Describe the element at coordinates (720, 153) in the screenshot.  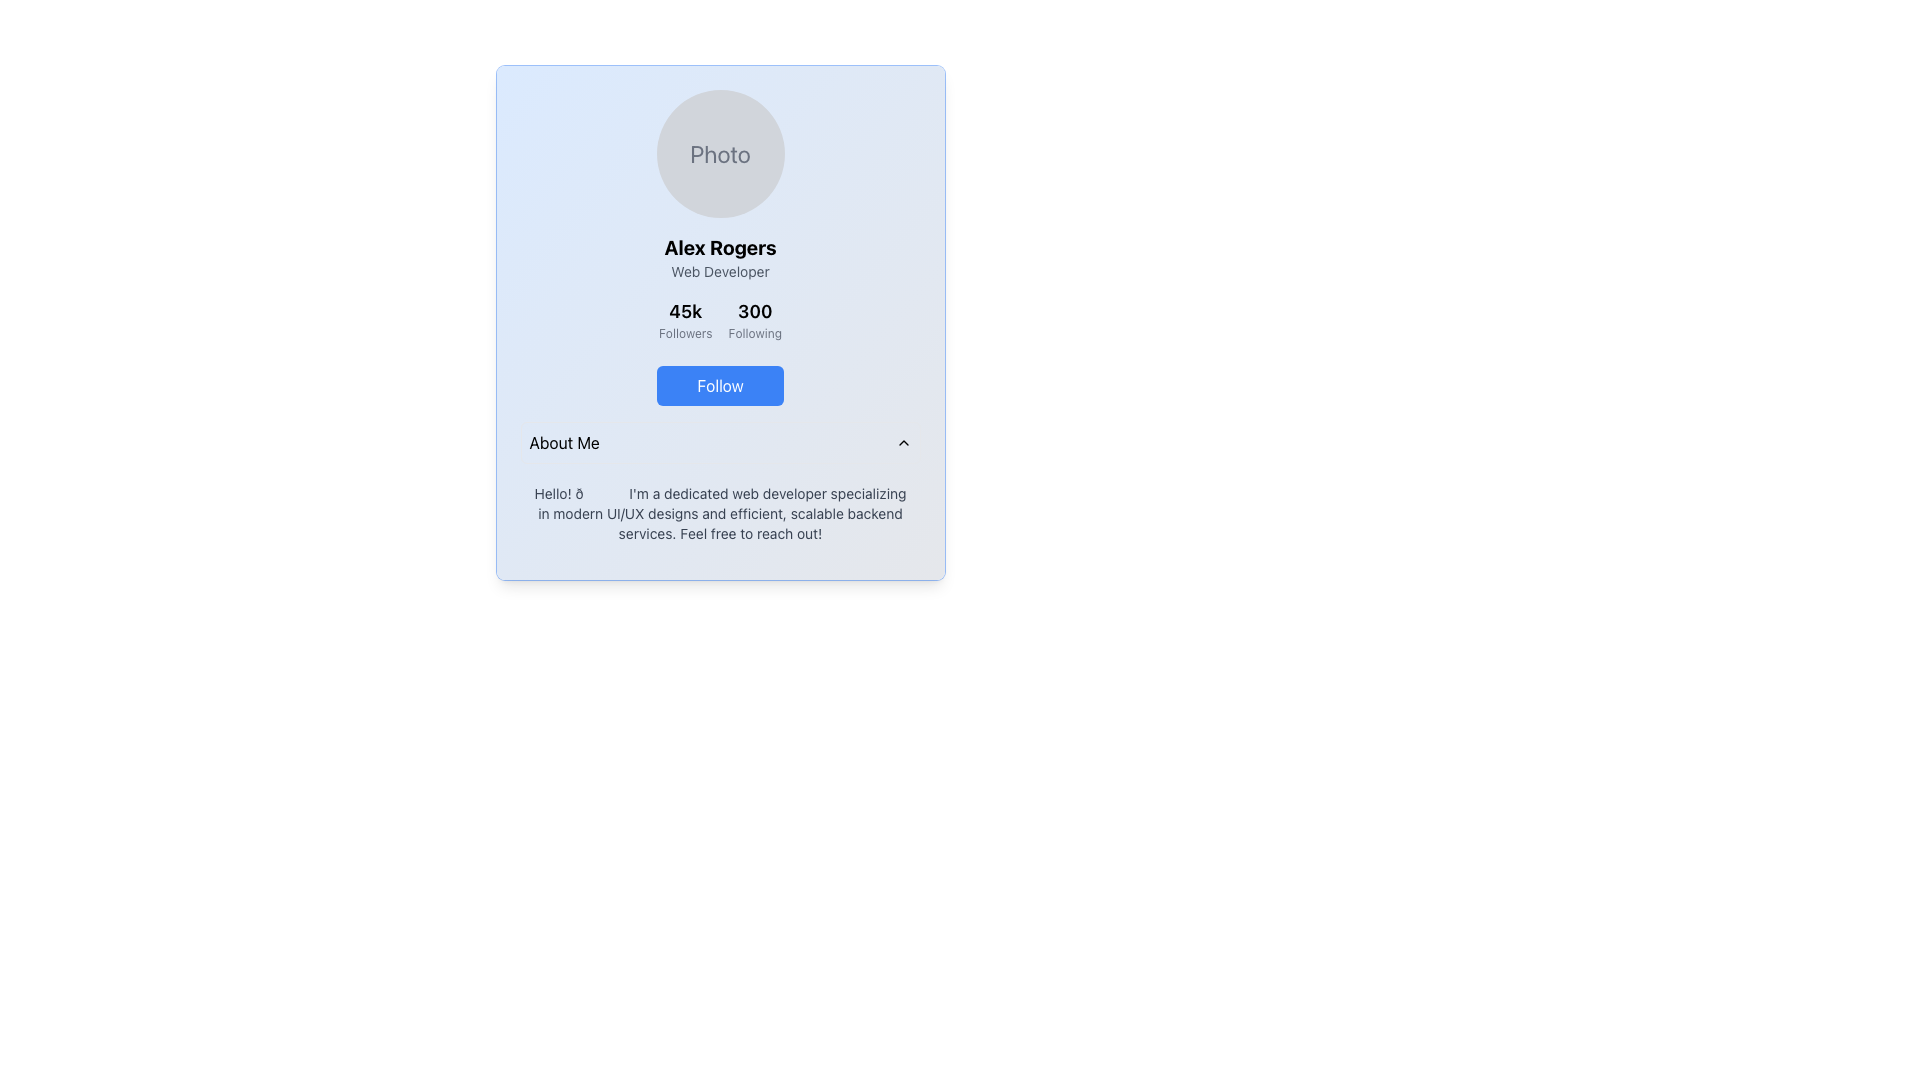
I see `the circular 'Photo' placeholder icon with a gray background and light gray font located at the top of the column layout, above the text label 'Alex Rogers'` at that location.